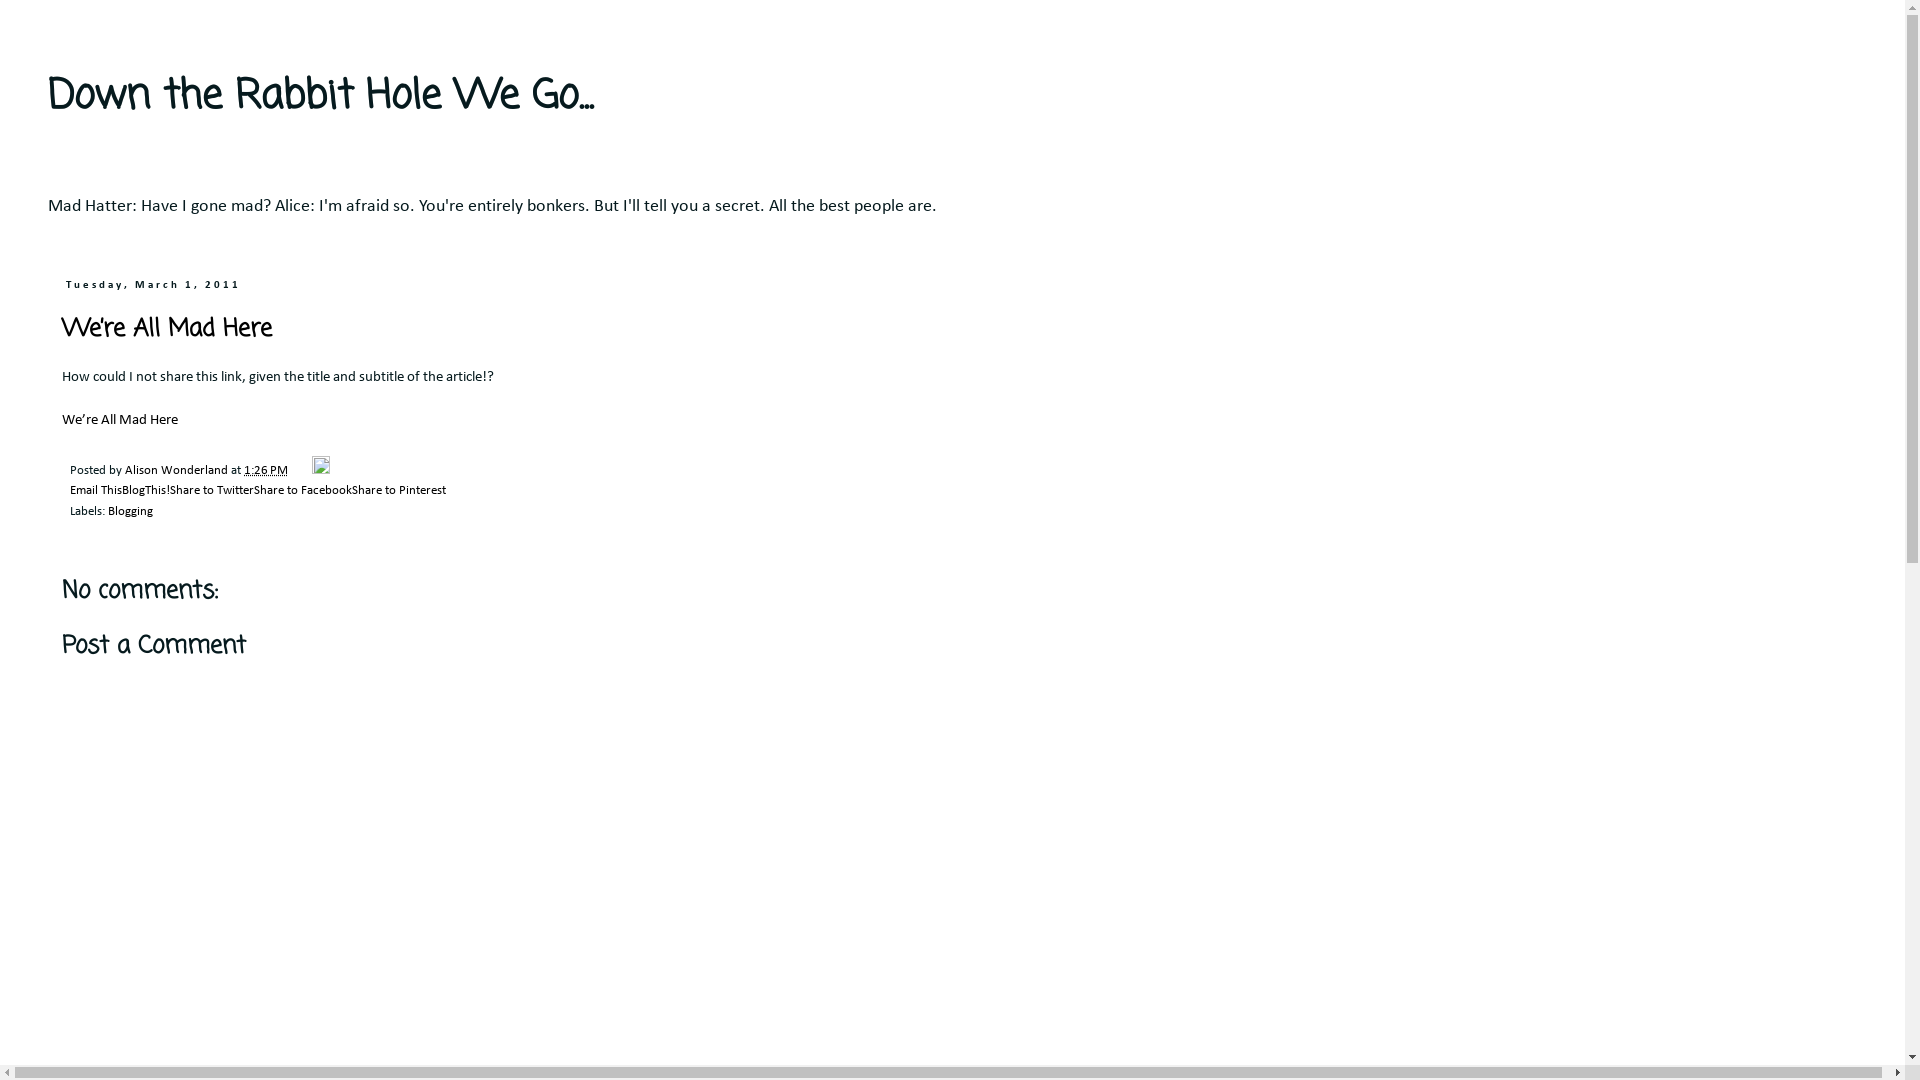 This screenshot has height=1080, width=1920. What do you see at coordinates (177, 470) in the screenshot?
I see `'Alison Wonderland'` at bounding box center [177, 470].